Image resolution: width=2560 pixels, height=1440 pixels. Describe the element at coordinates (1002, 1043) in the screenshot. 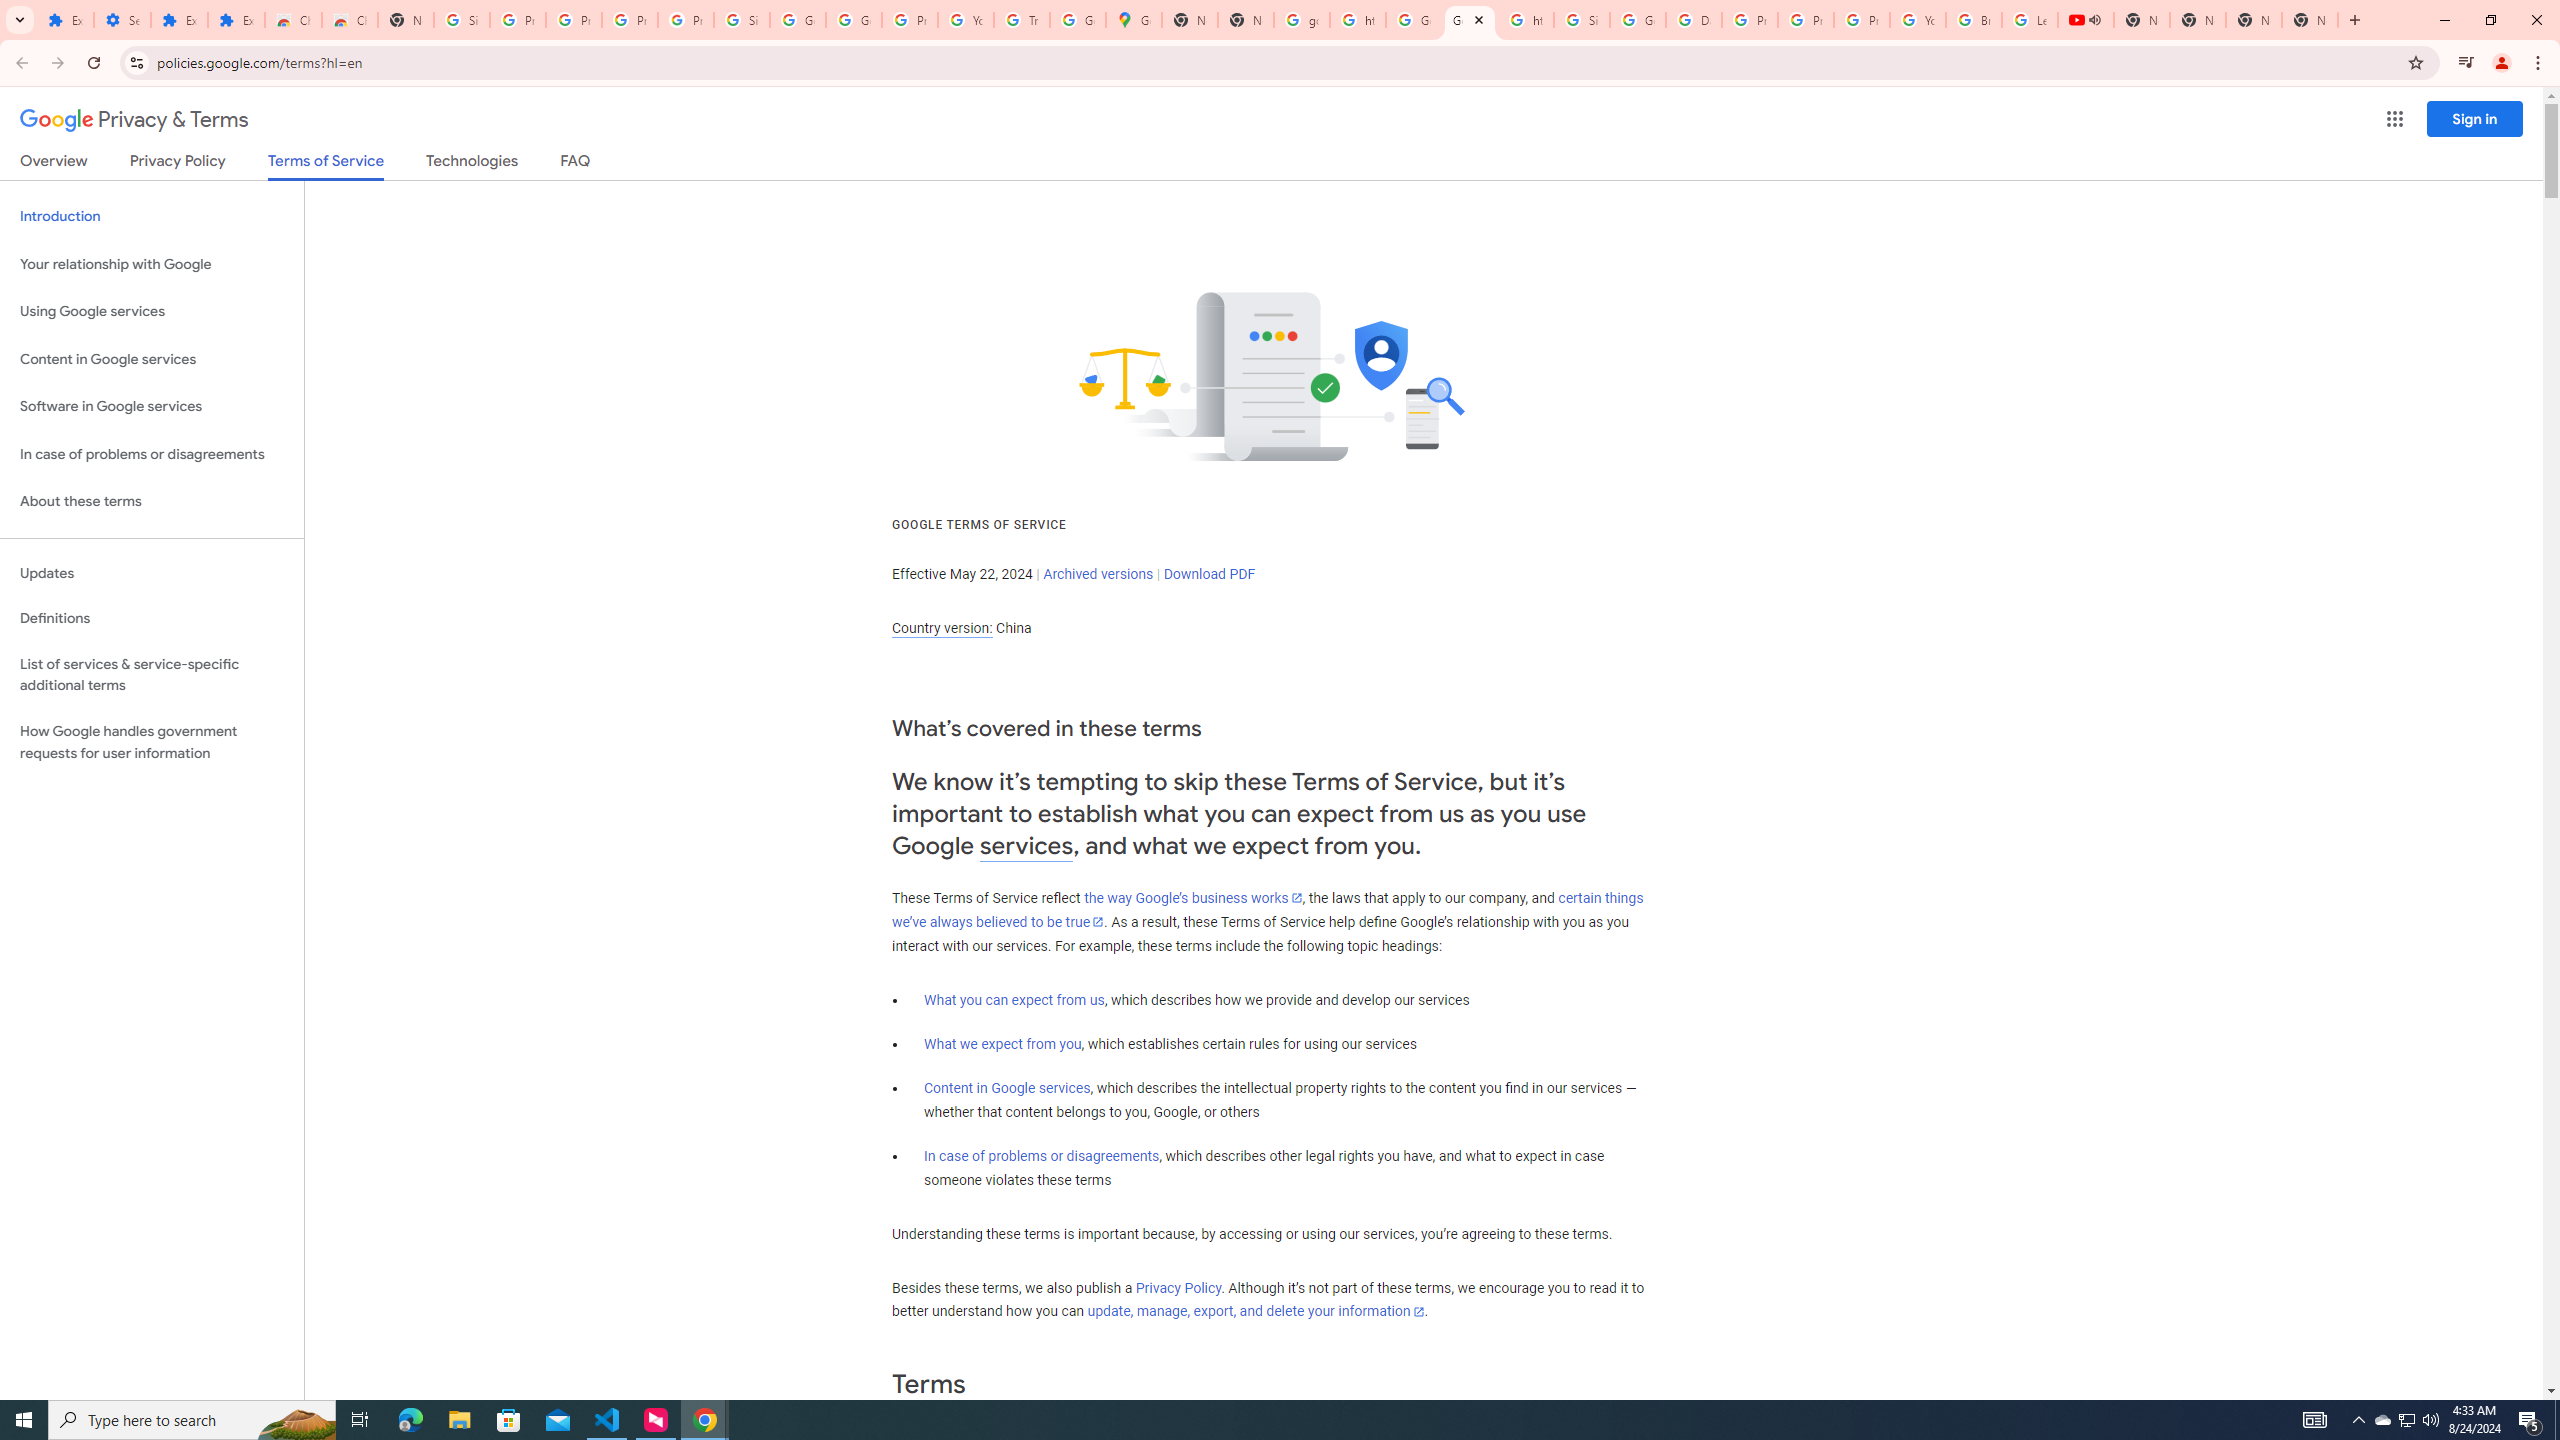

I see `'What we expect from you'` at that location.